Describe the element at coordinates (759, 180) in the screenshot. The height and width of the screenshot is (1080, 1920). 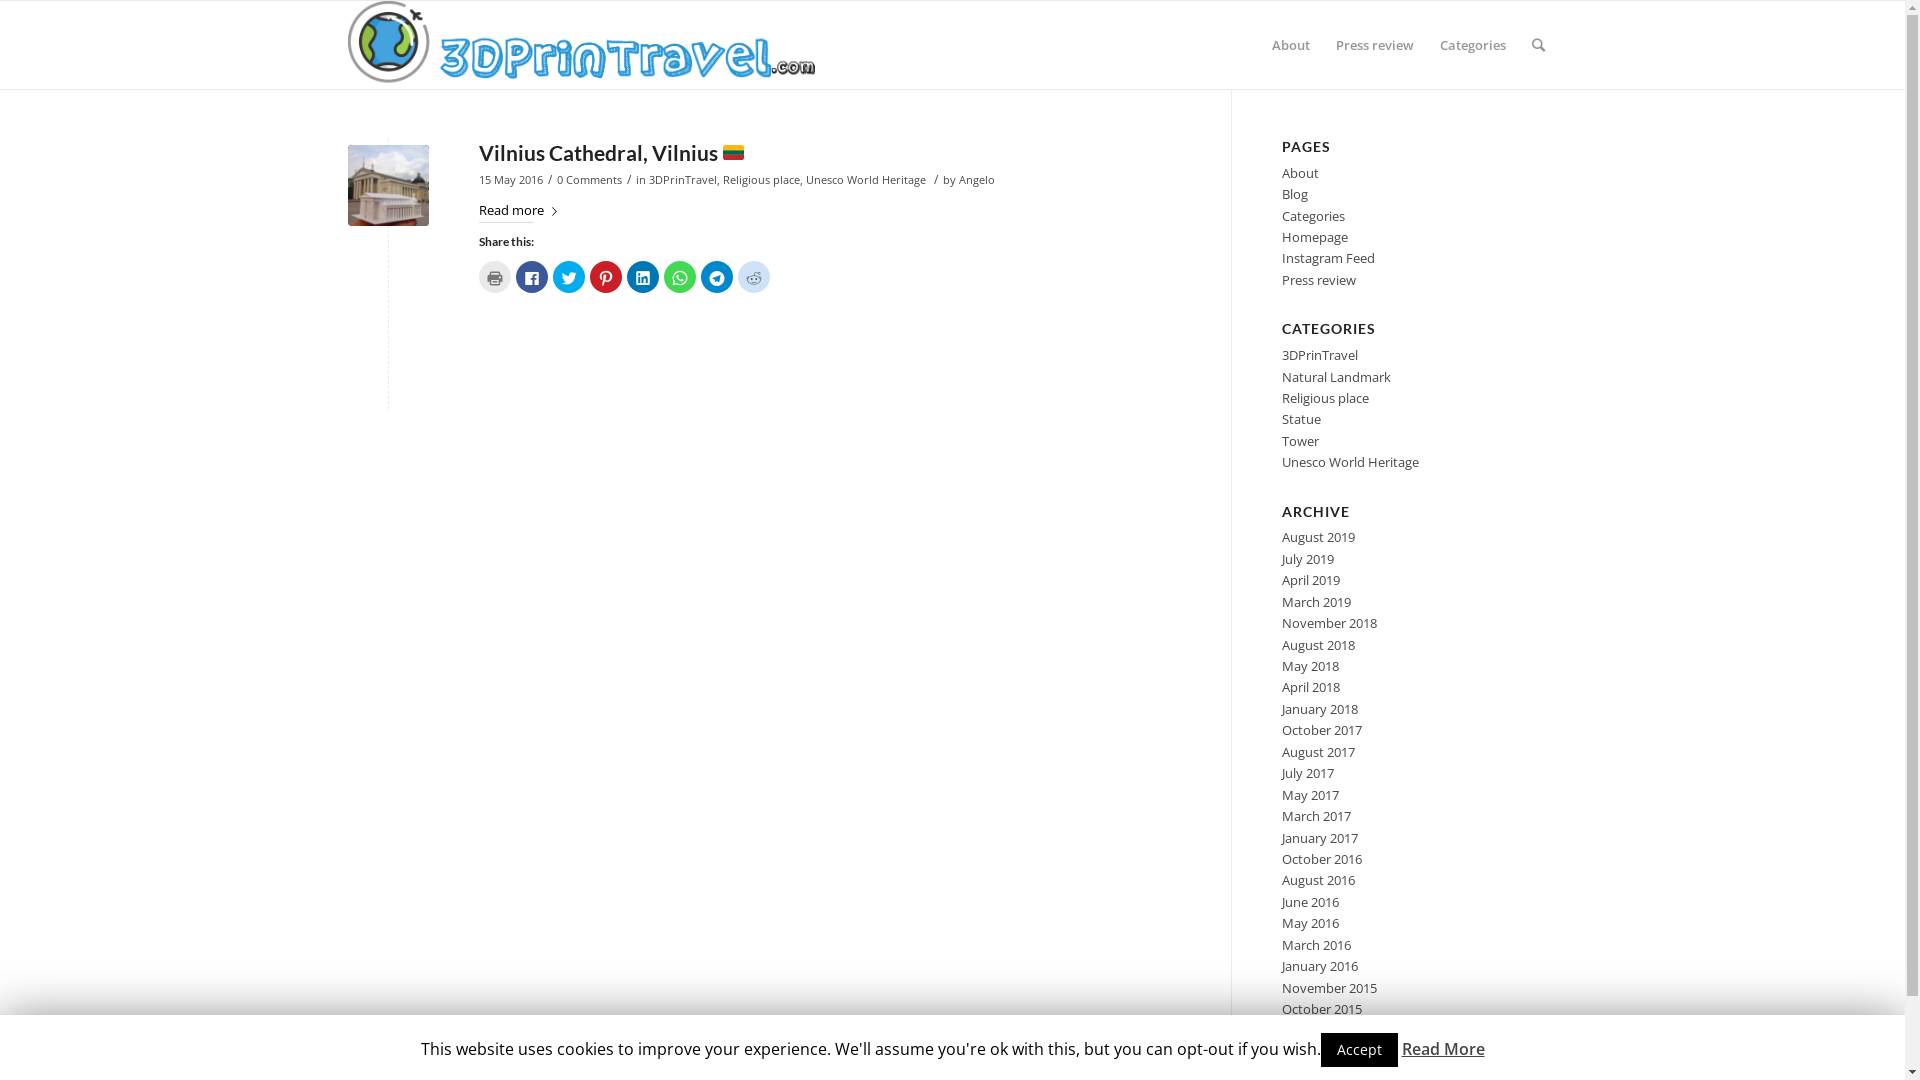
I see `'Religious place'` at that location.